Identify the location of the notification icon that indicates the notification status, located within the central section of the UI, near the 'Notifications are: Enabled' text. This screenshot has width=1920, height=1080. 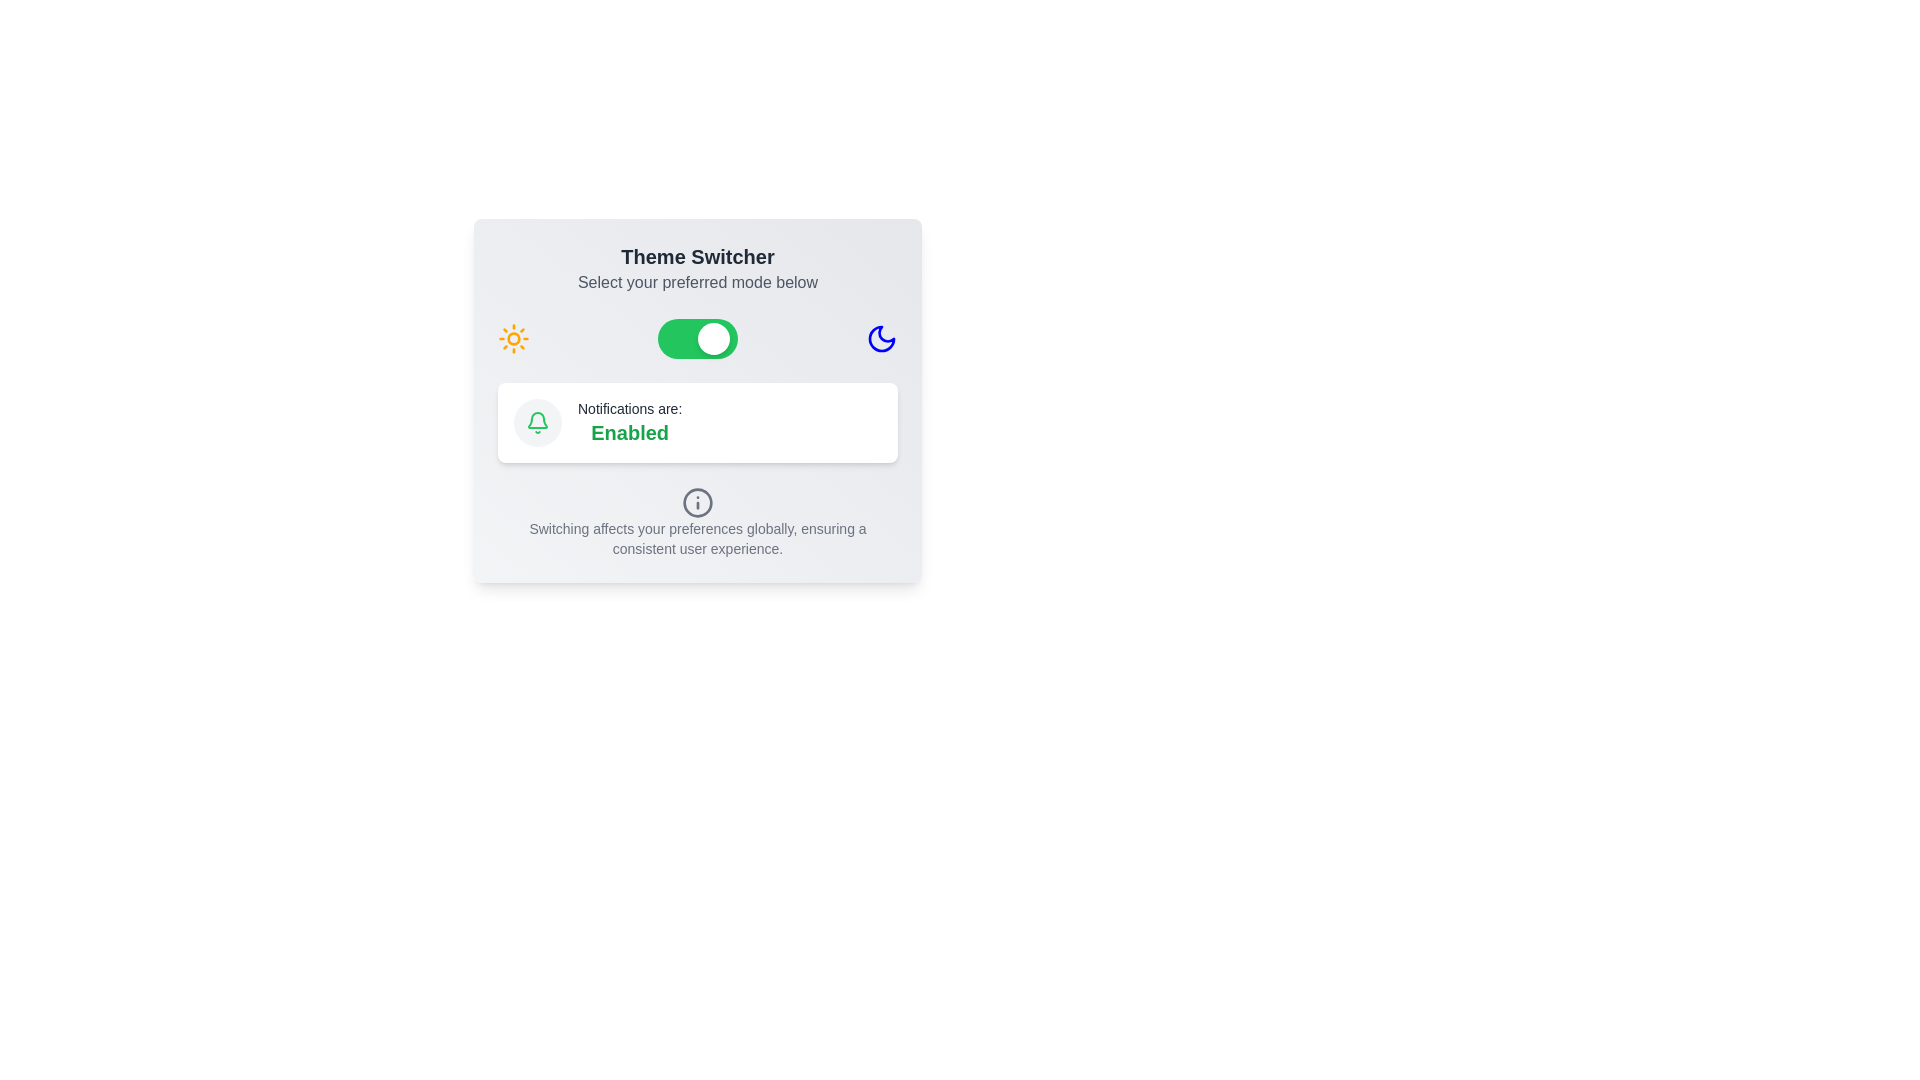
(537, 422).